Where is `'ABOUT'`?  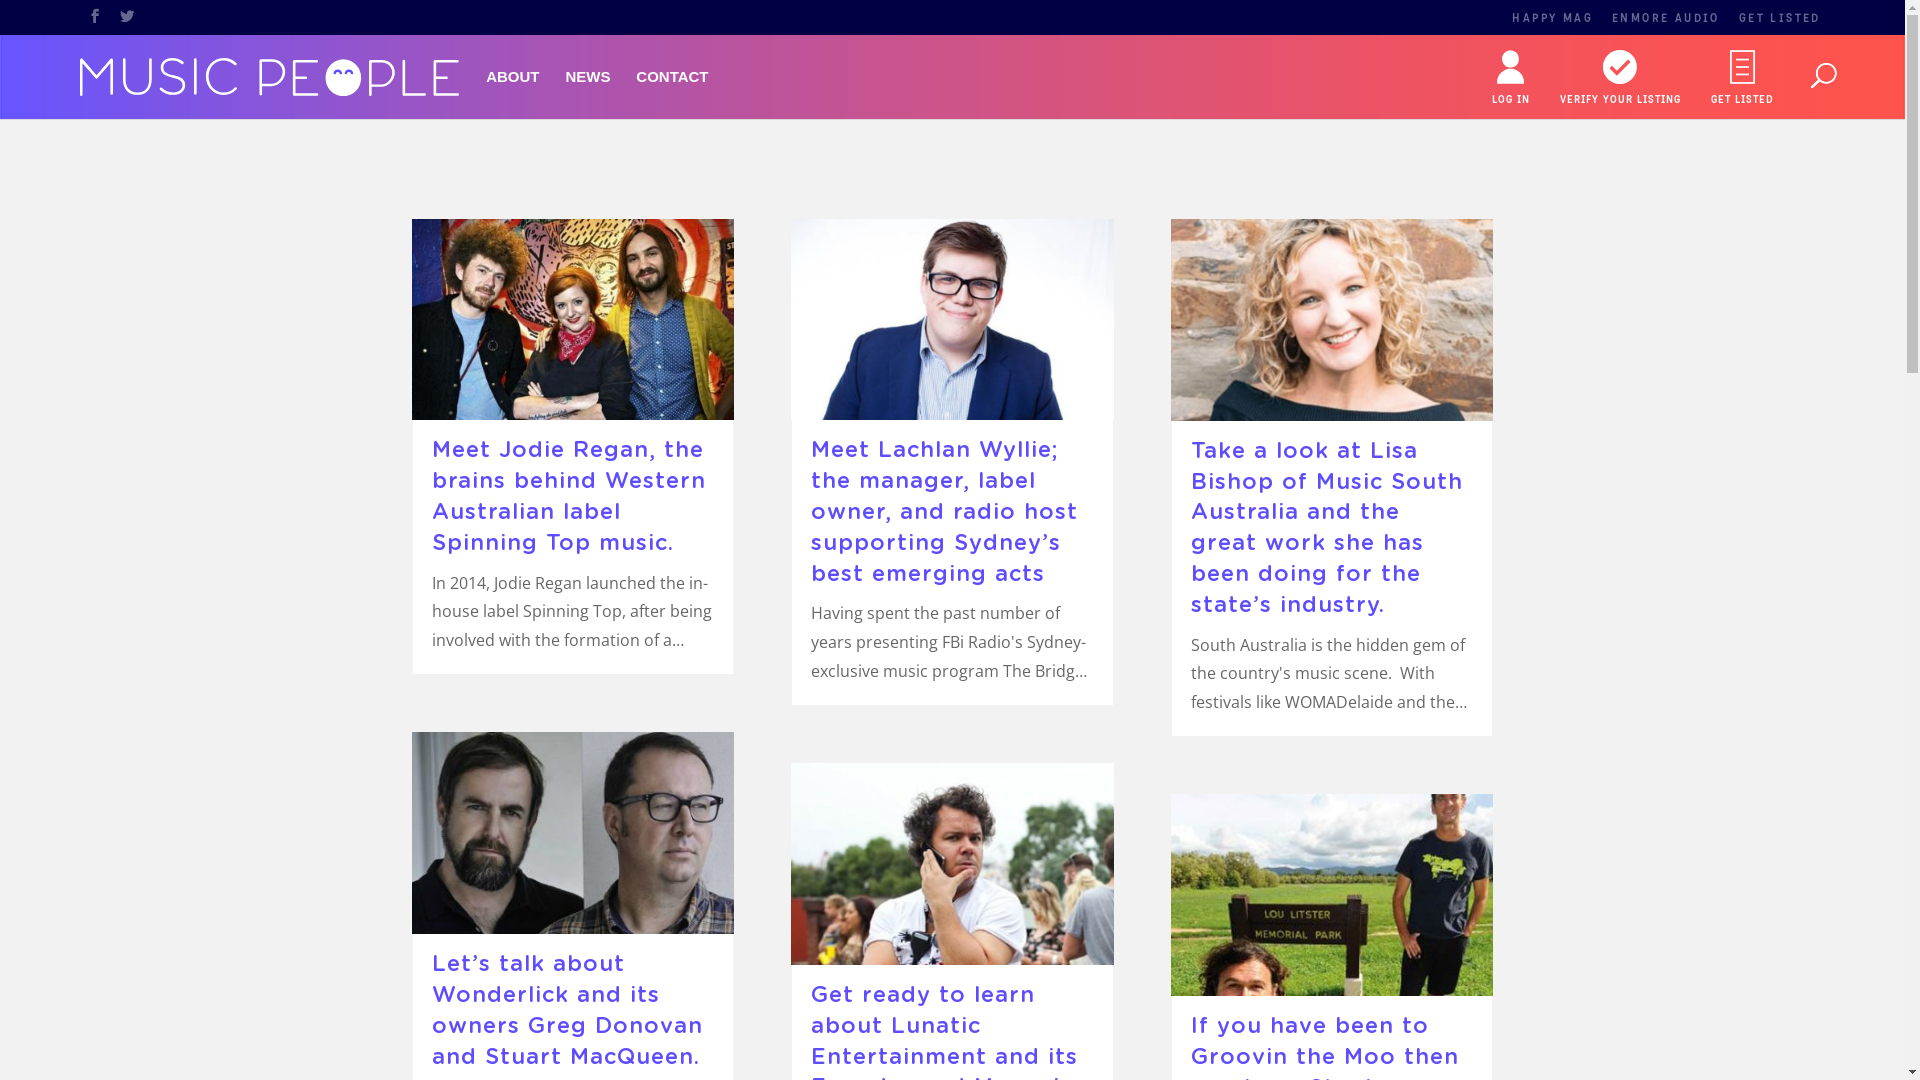
'ABOUT' is located at coordinates (512, 94).